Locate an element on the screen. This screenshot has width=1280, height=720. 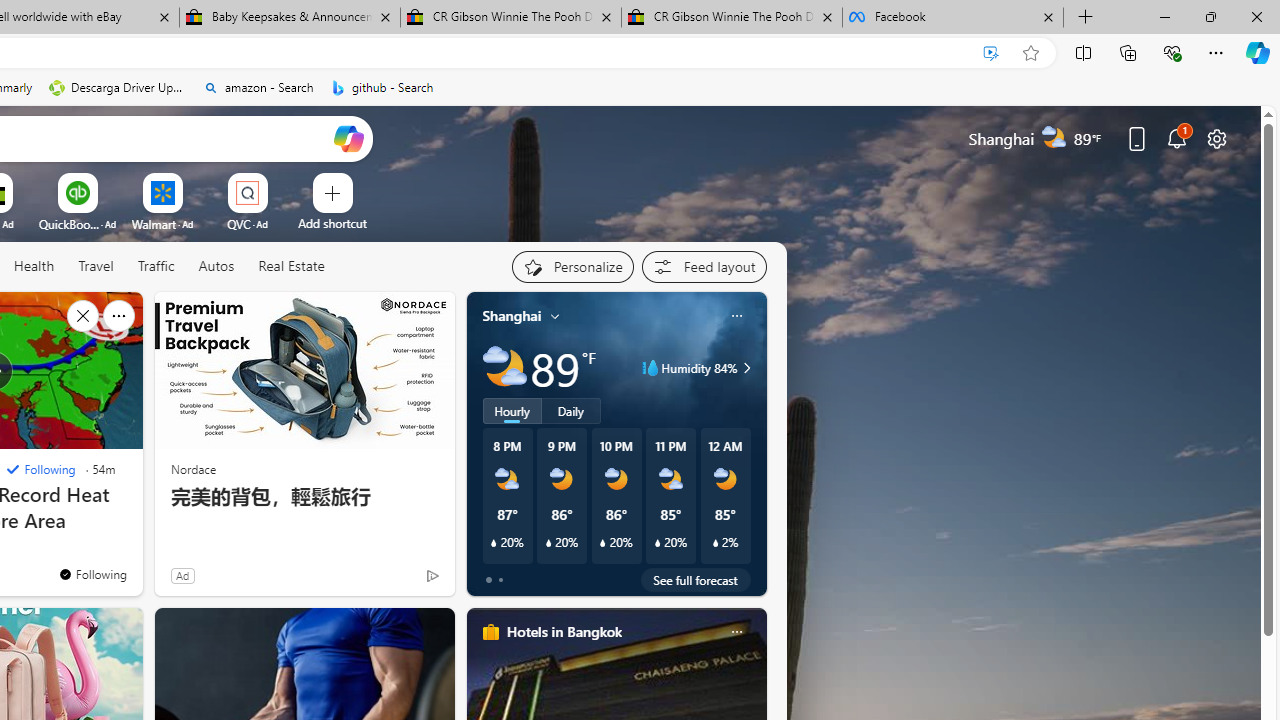
'Class: weather-current-precipitation-glyph' is located at coordinates (715, 543).